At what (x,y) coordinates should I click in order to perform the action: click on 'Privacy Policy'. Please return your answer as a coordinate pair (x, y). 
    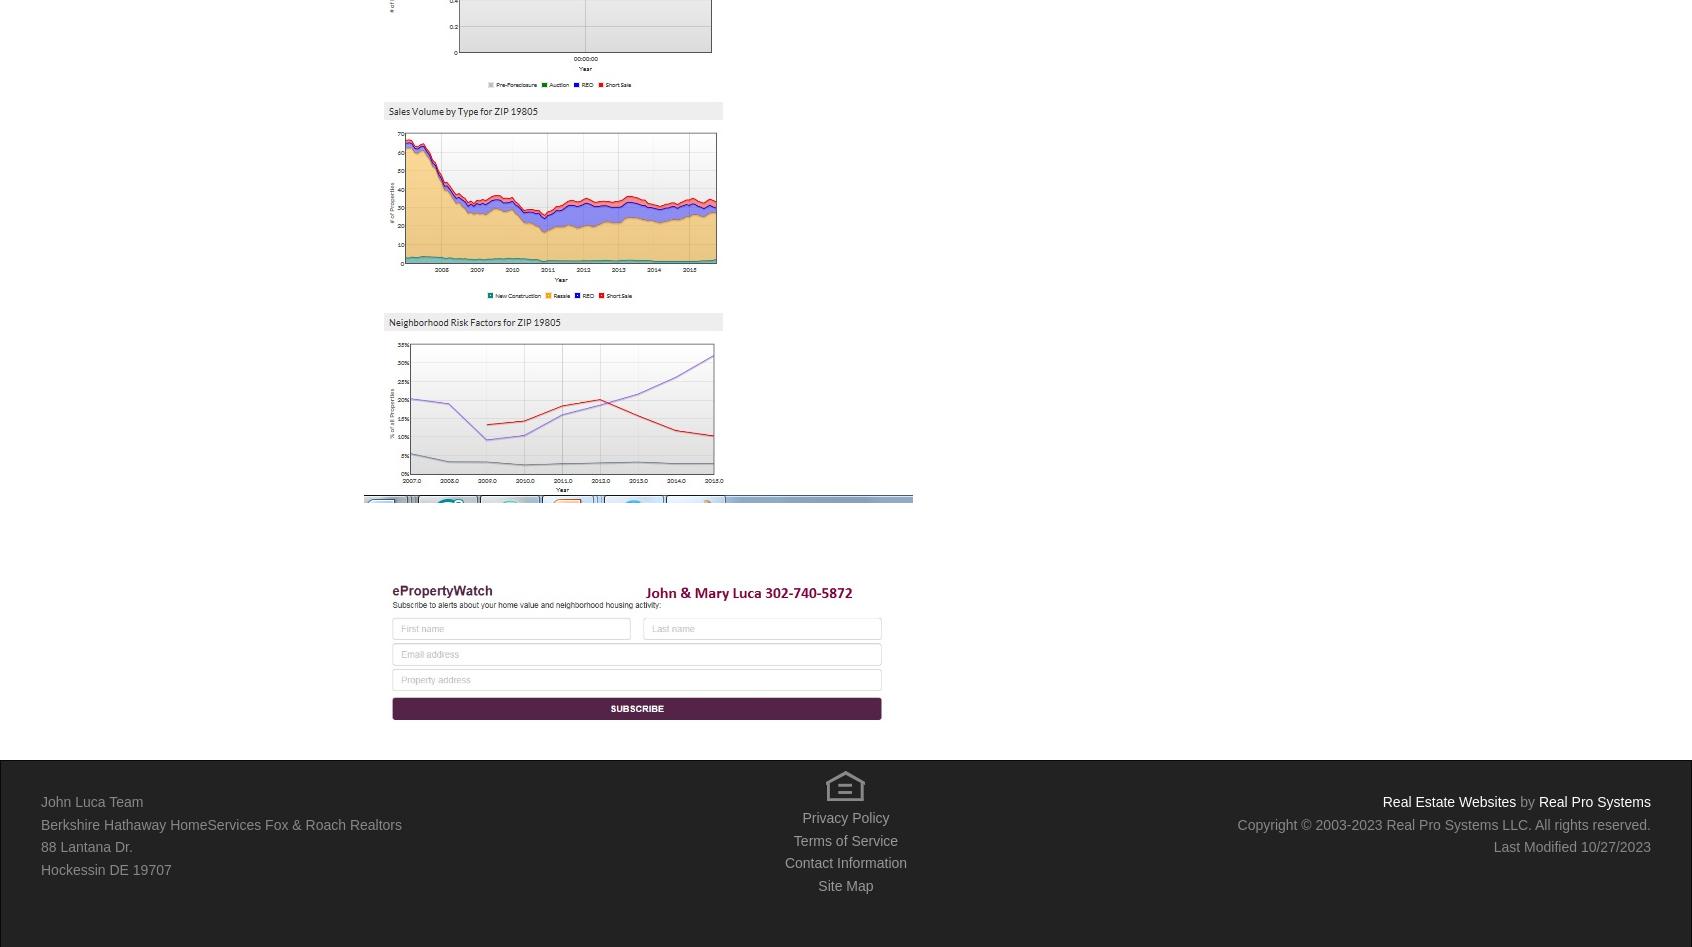
    Looking at the image, I should click on (802, 818).